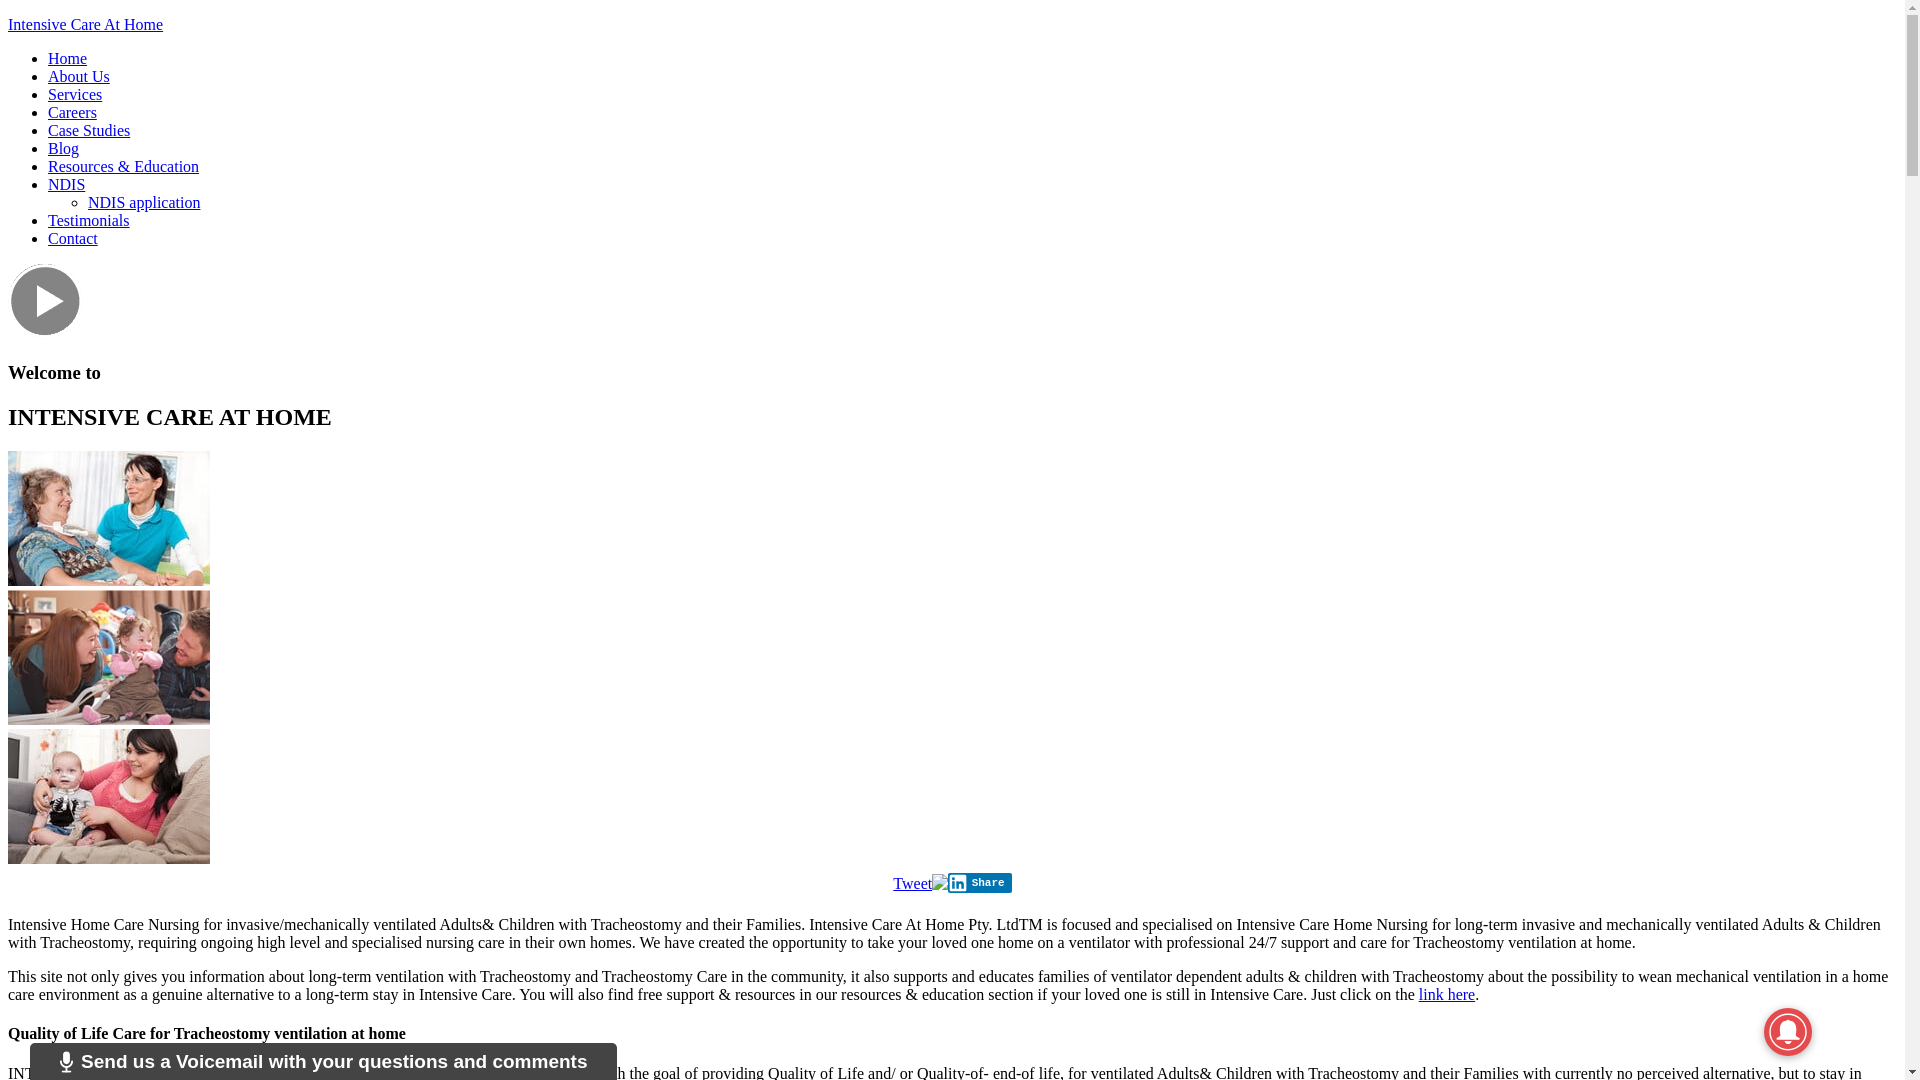 The width and height of the screenshot is (1920, 1080). What do you see at coordinates (86, 202) in the screenshot?
I see `'NDIS application'` at bounding box center [86, 202].